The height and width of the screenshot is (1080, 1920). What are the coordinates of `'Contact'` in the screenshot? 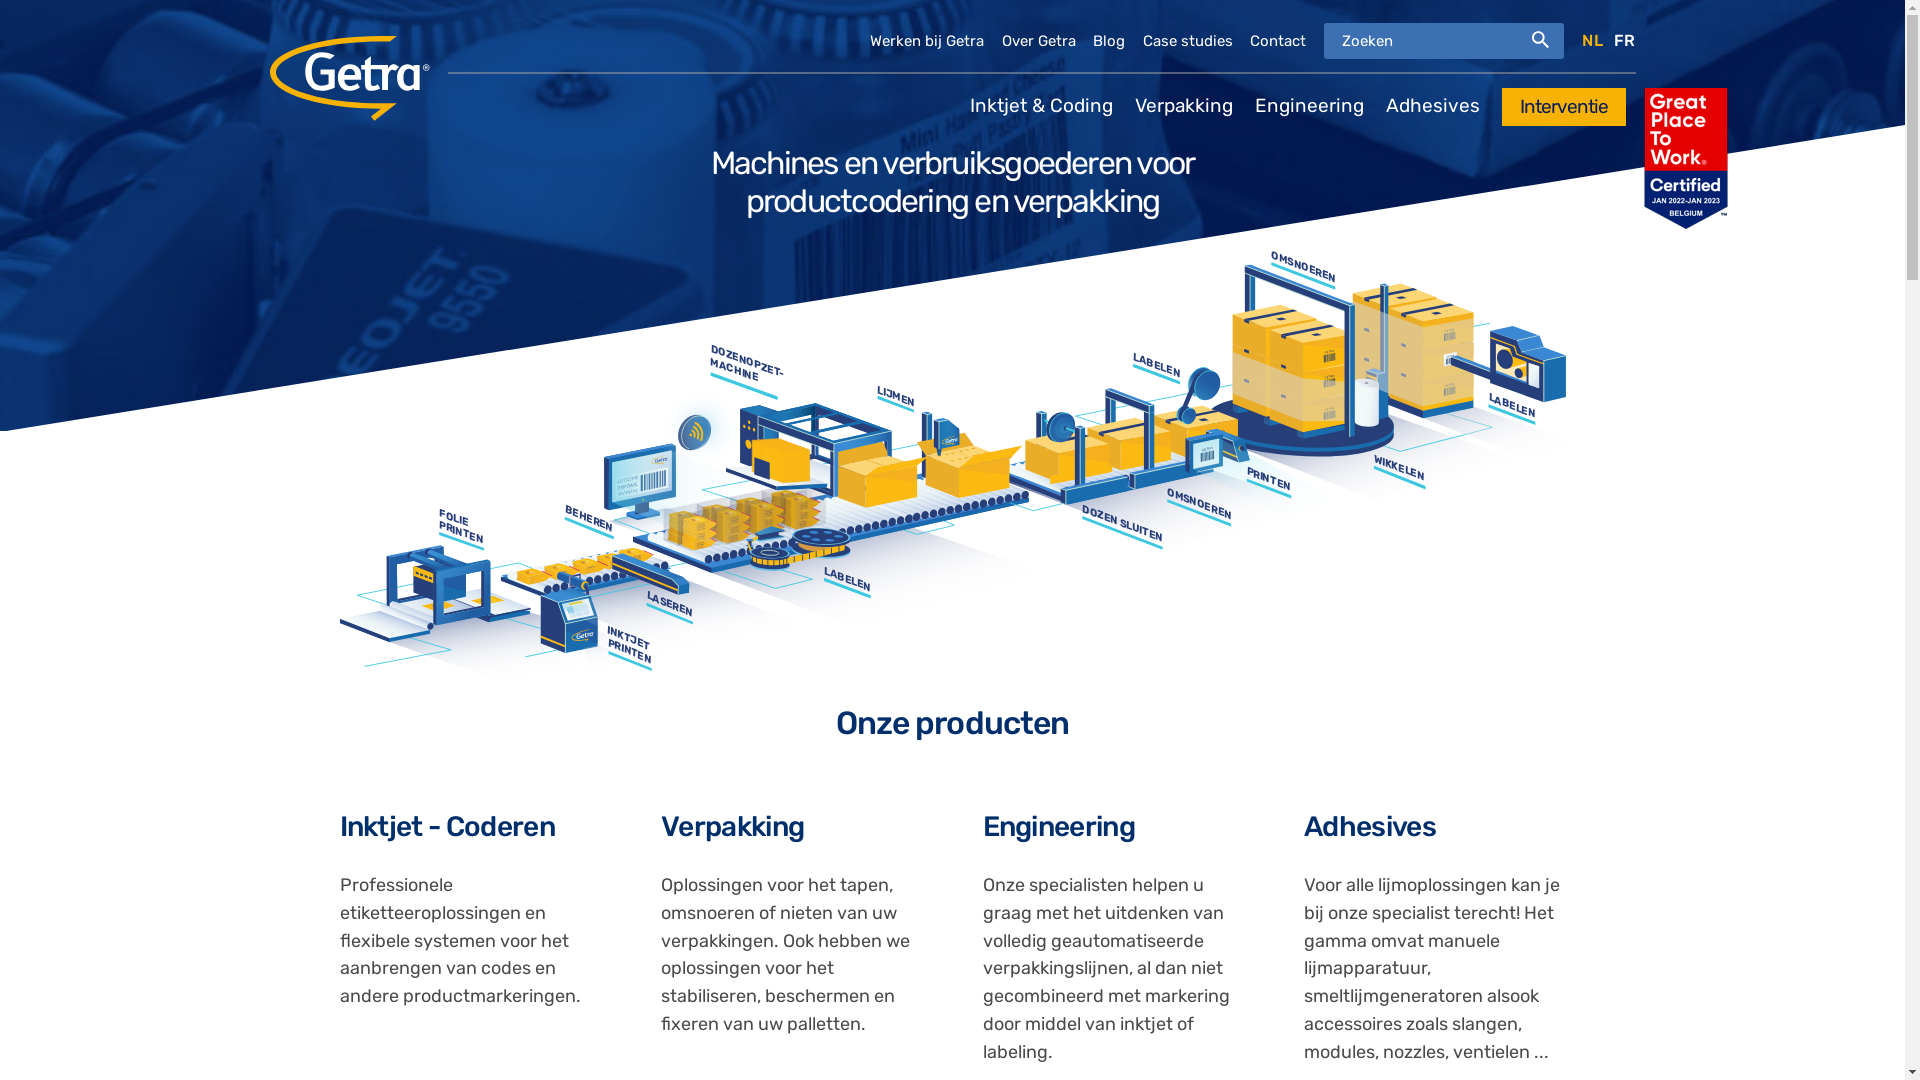 It's located at (1276, 41).